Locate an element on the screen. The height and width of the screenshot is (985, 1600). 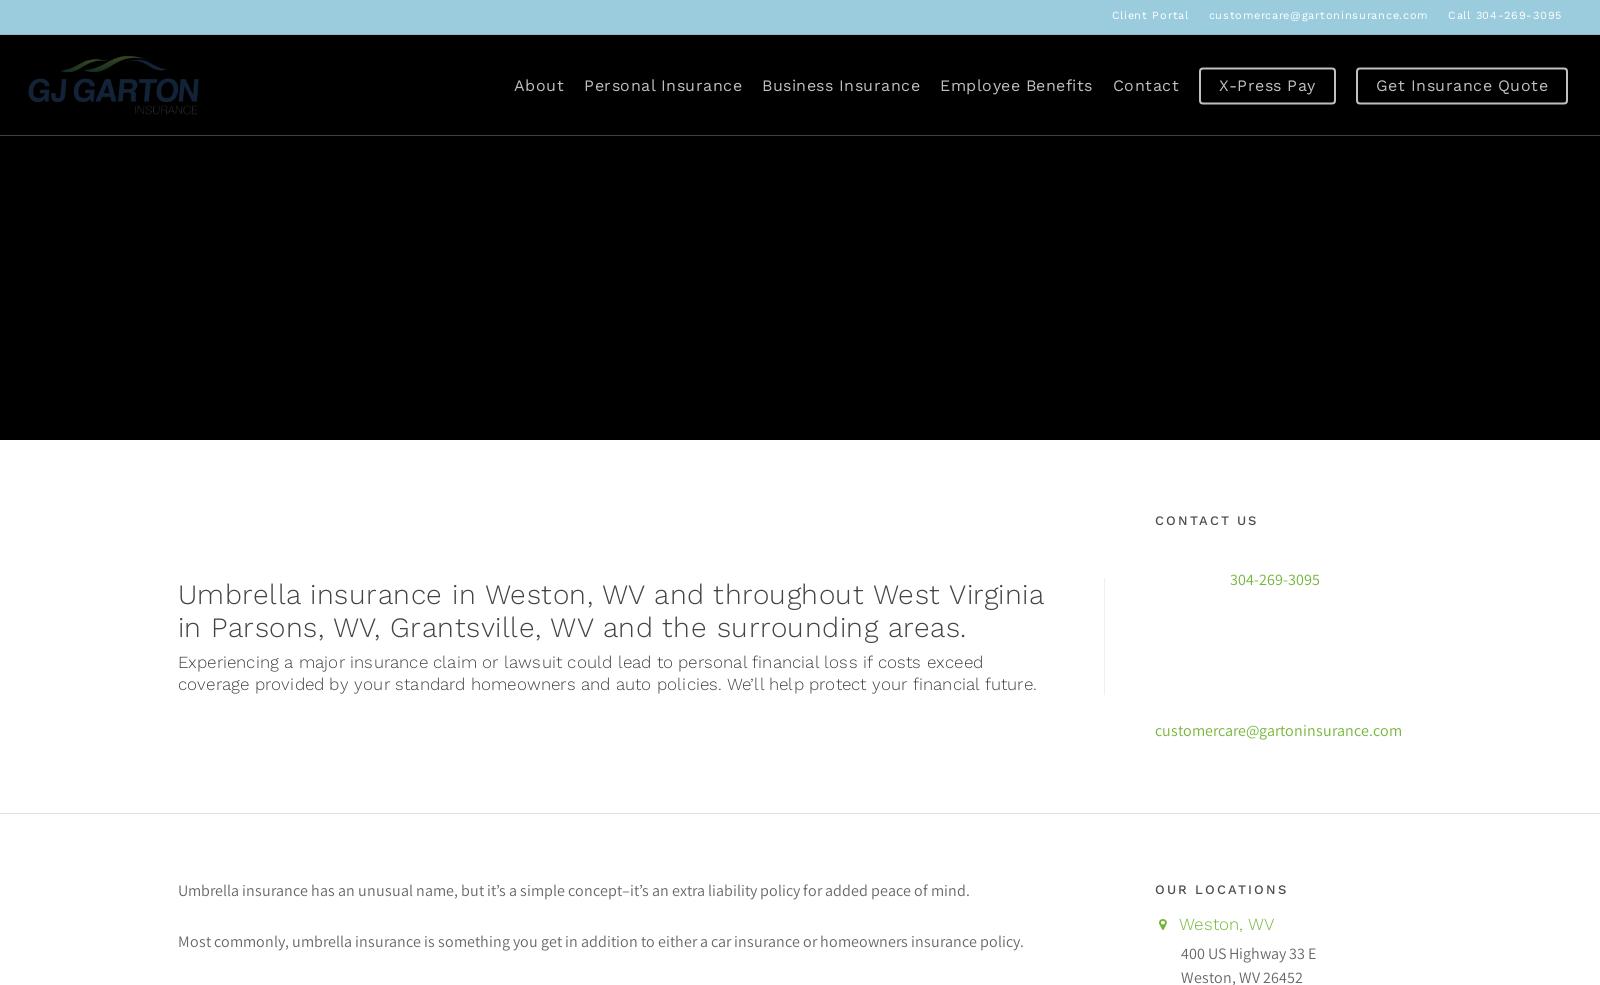
'Umbrella Insurance - Weston, WV' is located at coordinates (175, 401).